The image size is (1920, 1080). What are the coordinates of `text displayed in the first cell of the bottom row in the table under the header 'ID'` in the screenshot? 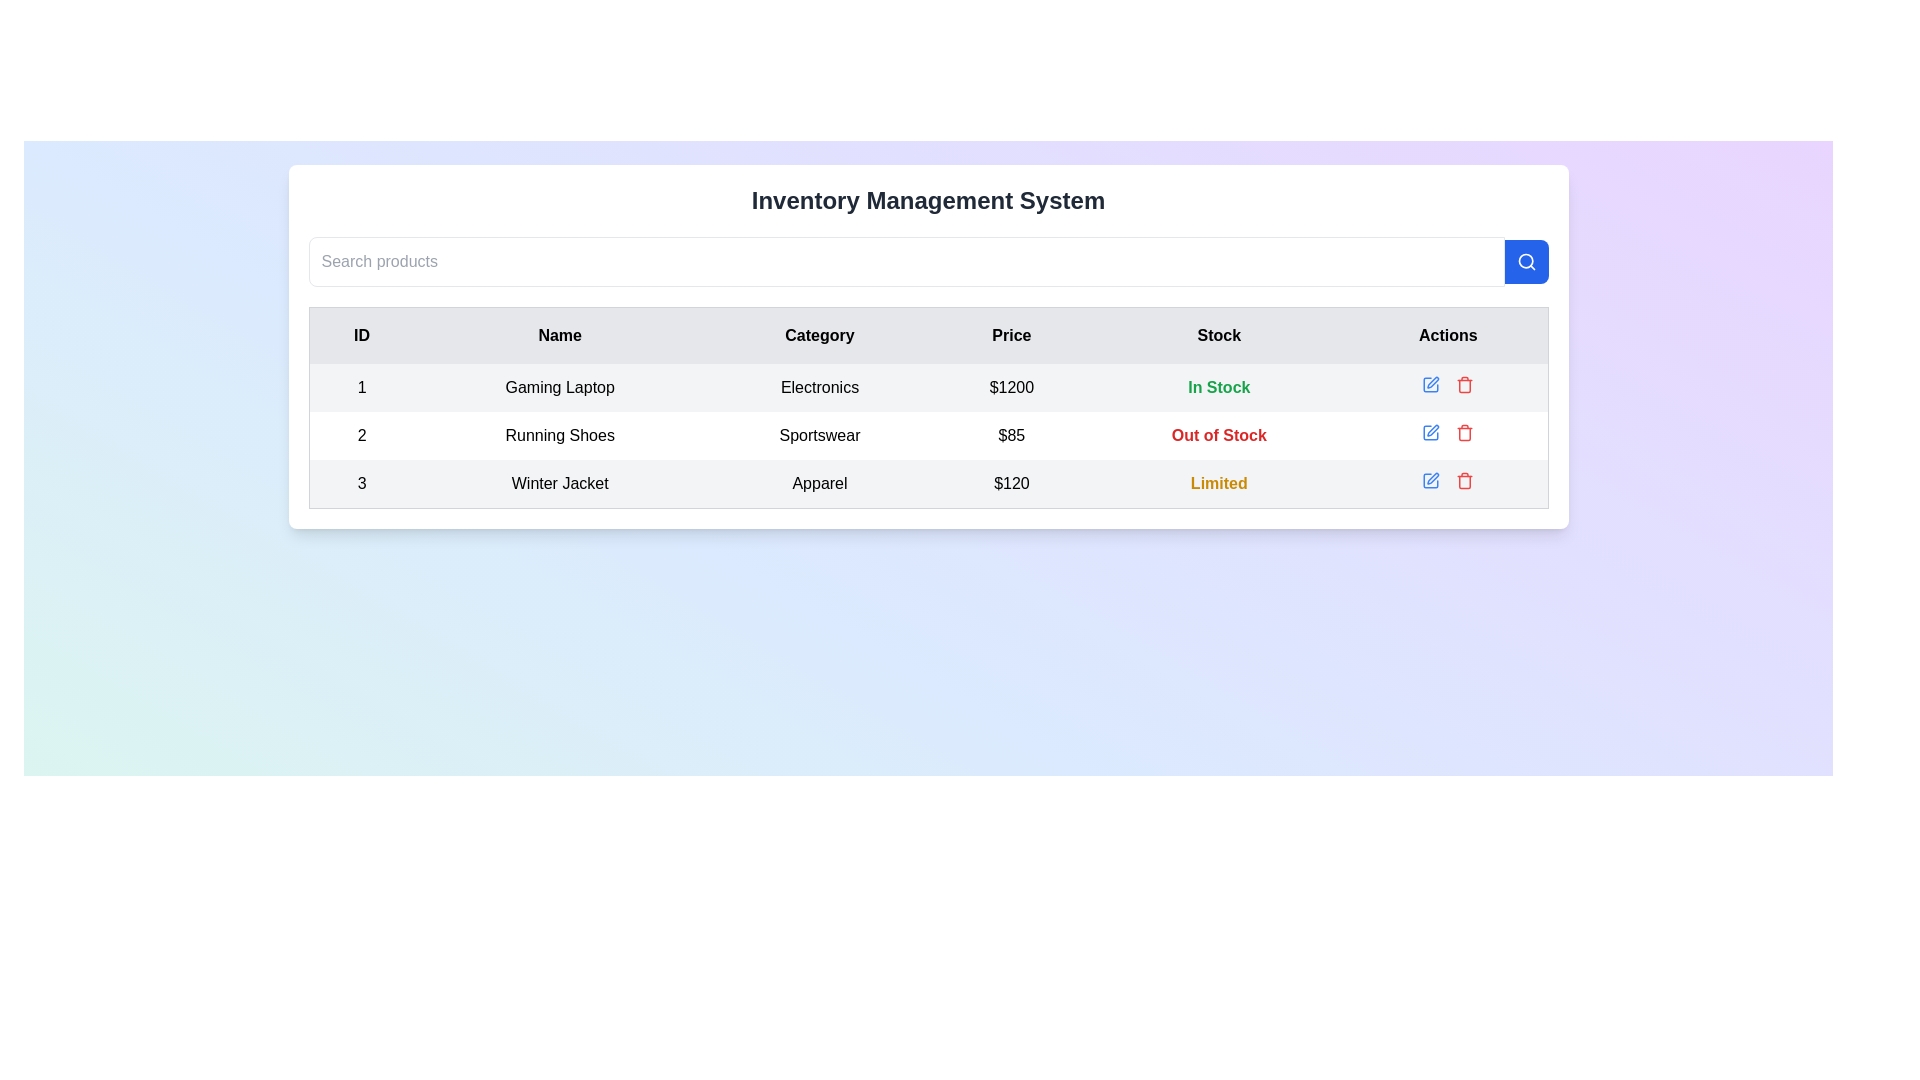 It's located at (361, 484).